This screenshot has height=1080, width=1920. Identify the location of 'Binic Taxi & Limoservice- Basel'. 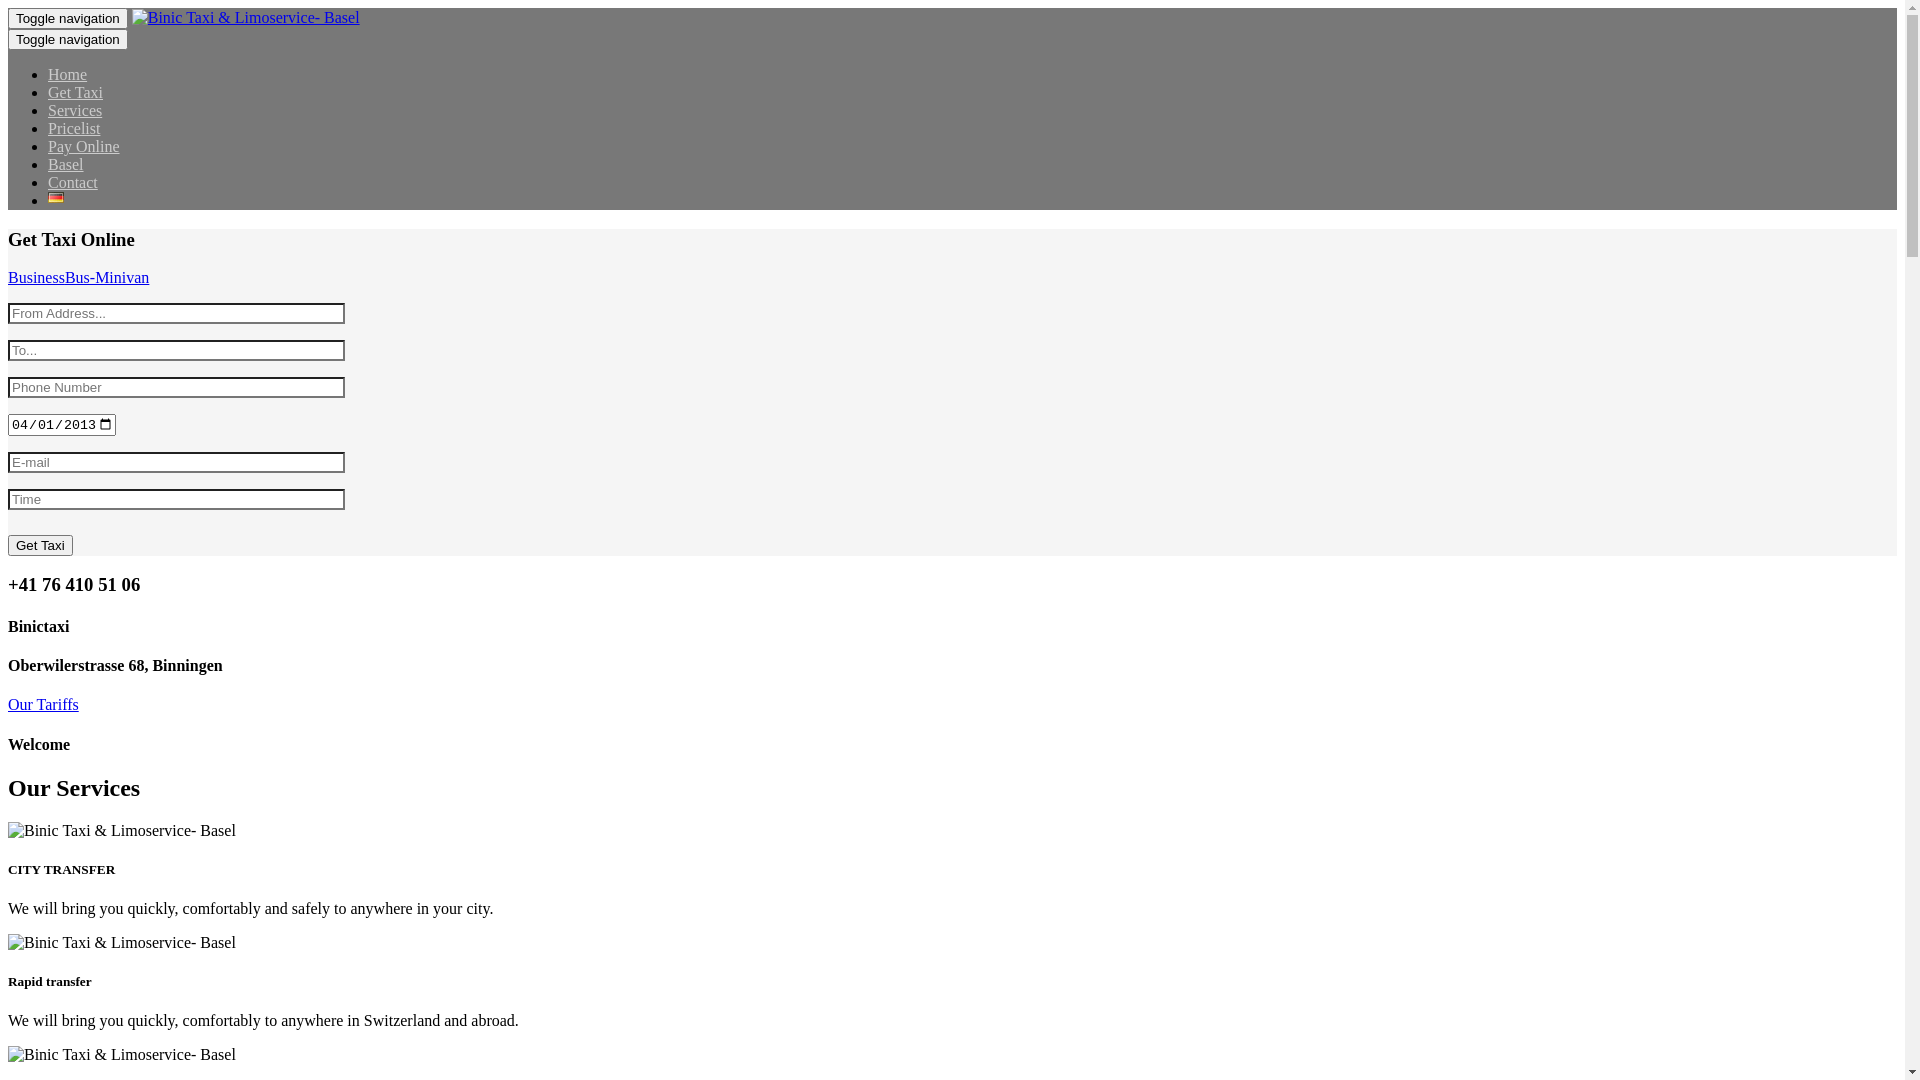
(8, 942).